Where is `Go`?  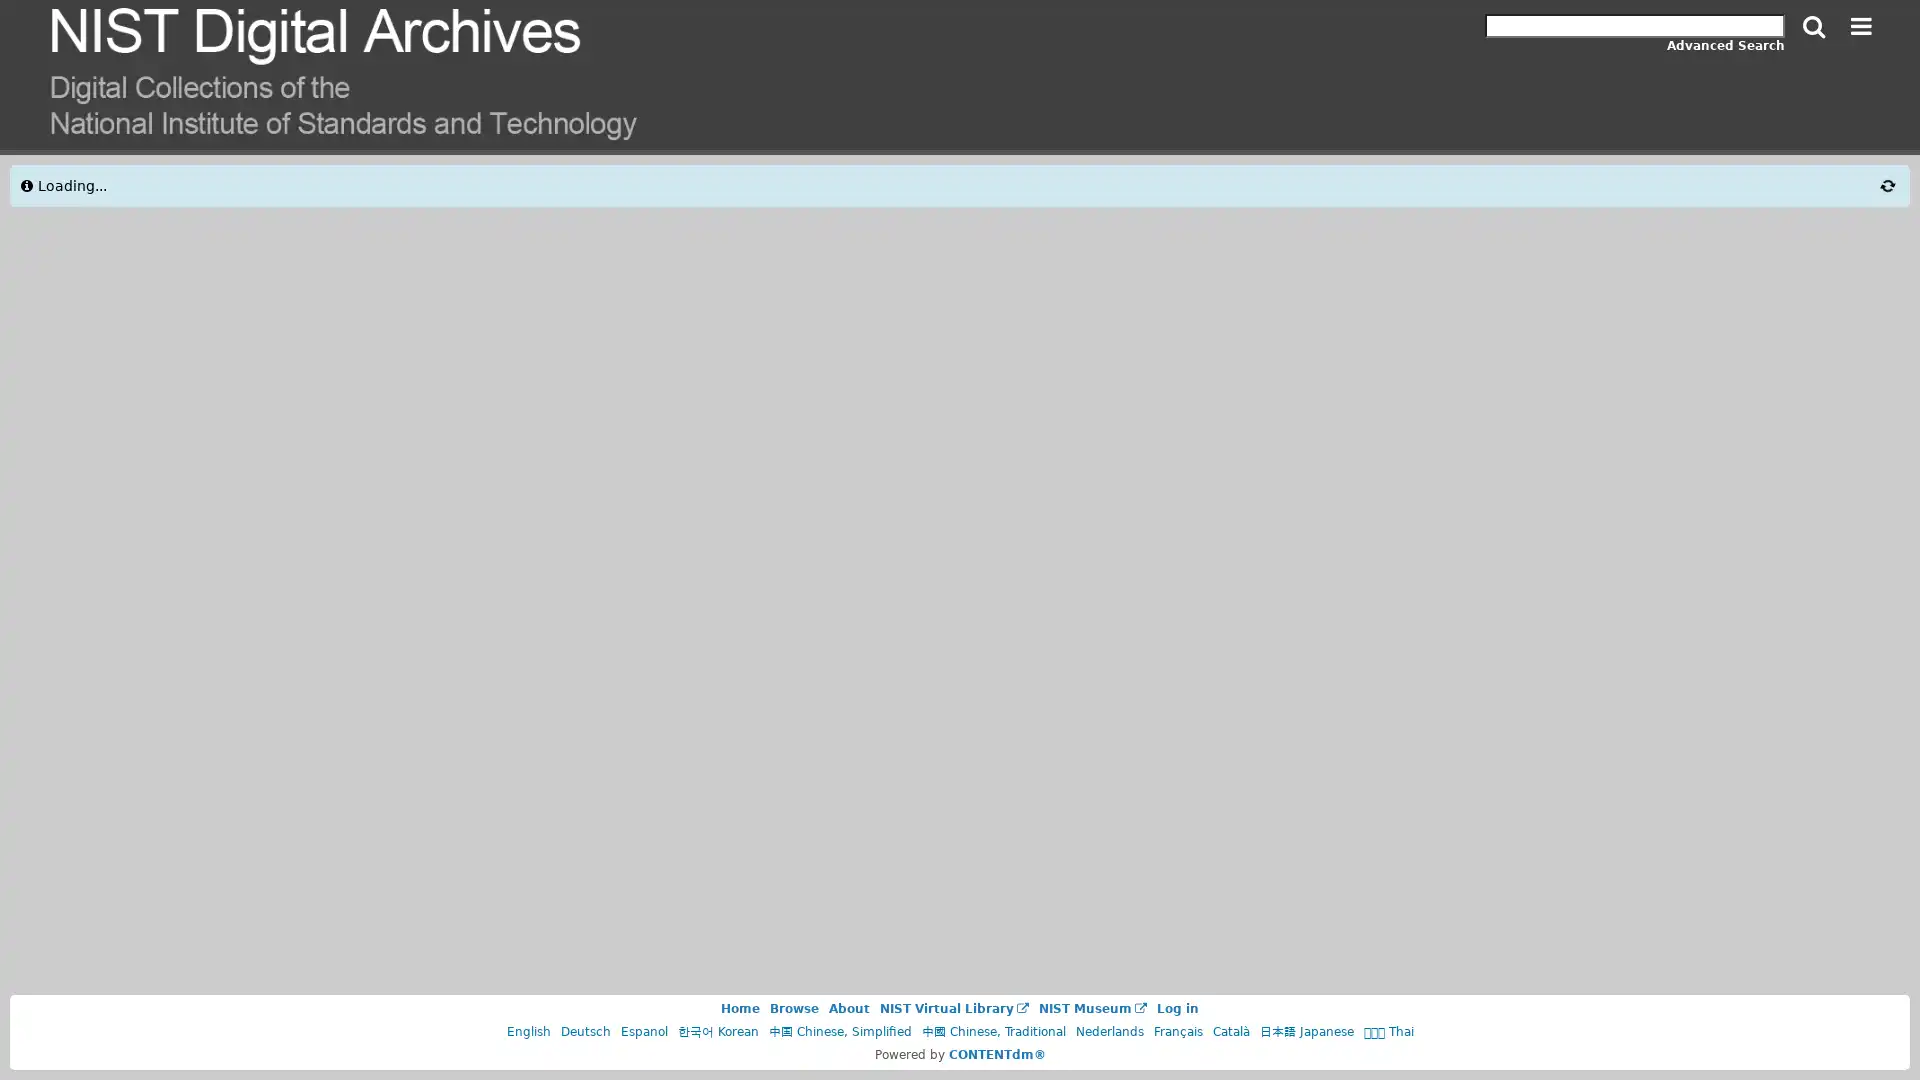 Go is located at coordinates (1508, 245).